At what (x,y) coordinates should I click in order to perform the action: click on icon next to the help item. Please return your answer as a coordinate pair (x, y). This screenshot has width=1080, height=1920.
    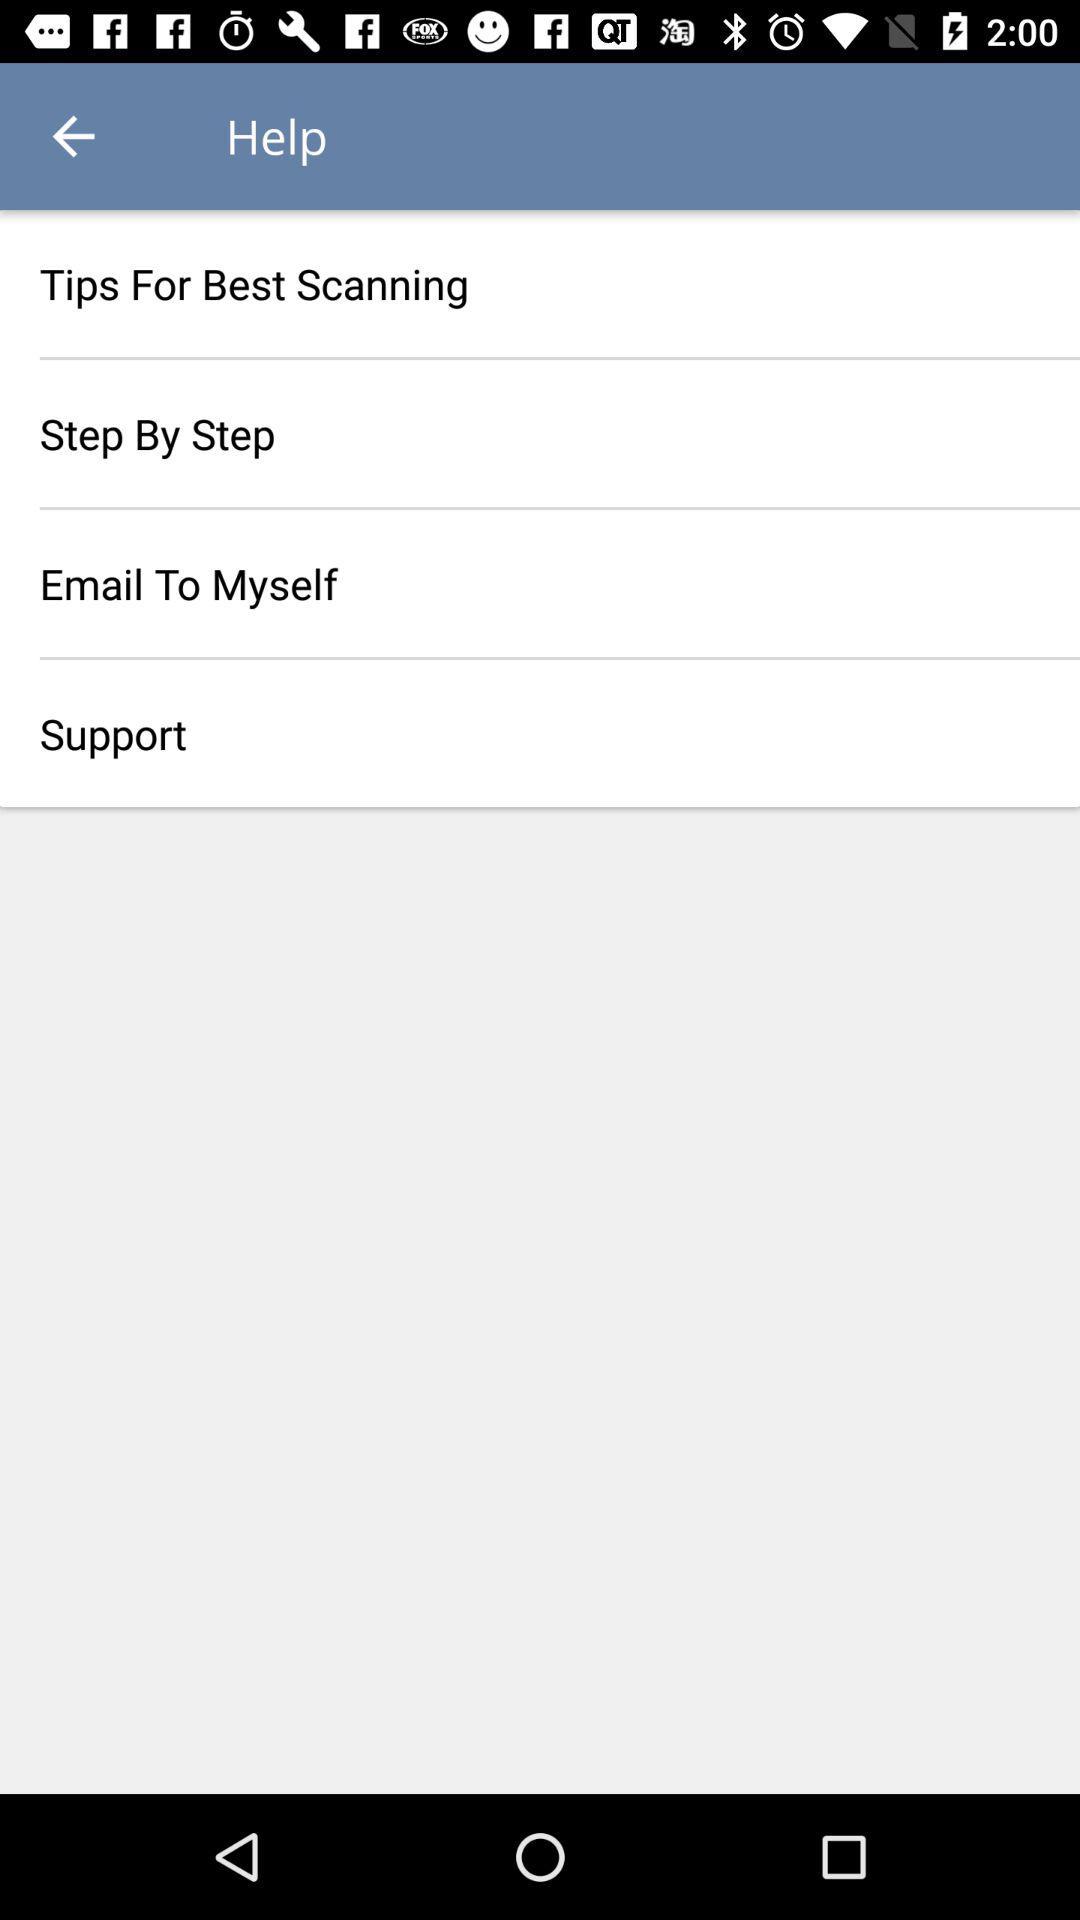
    Looking at the image, I should click on (72, 135).